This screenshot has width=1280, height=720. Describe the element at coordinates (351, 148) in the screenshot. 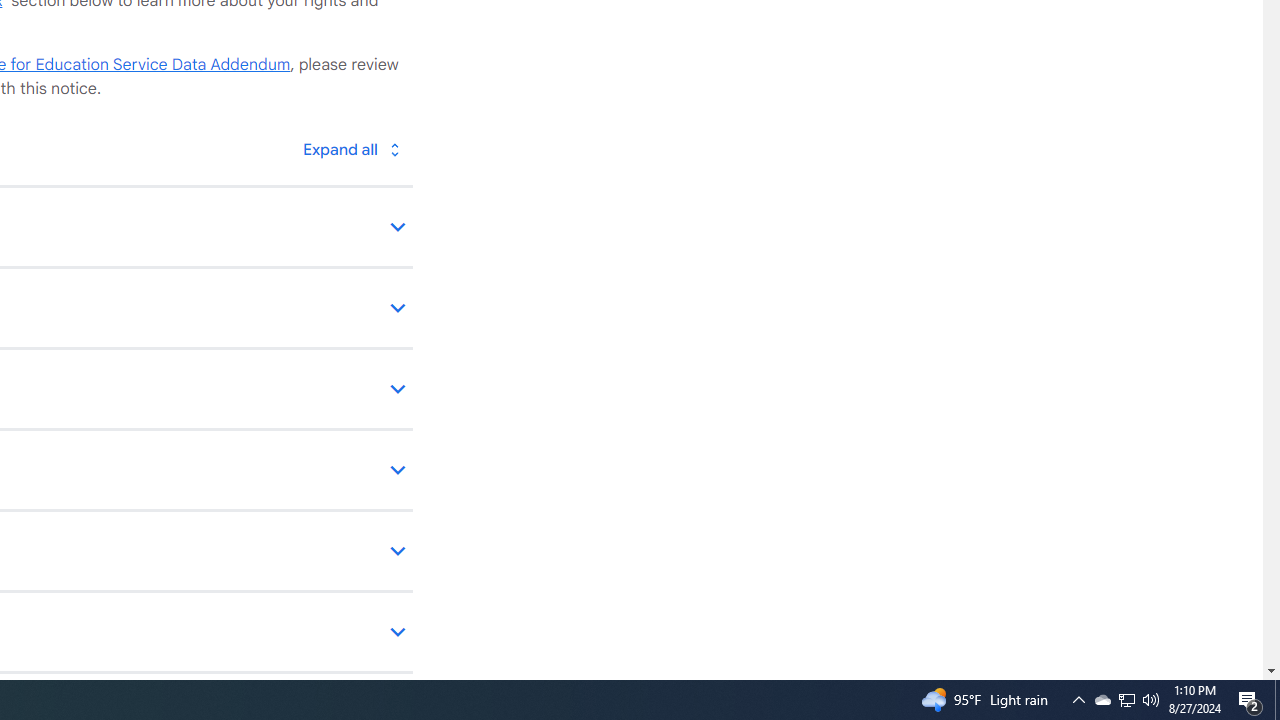

I see `'Toggle all'` at that location.